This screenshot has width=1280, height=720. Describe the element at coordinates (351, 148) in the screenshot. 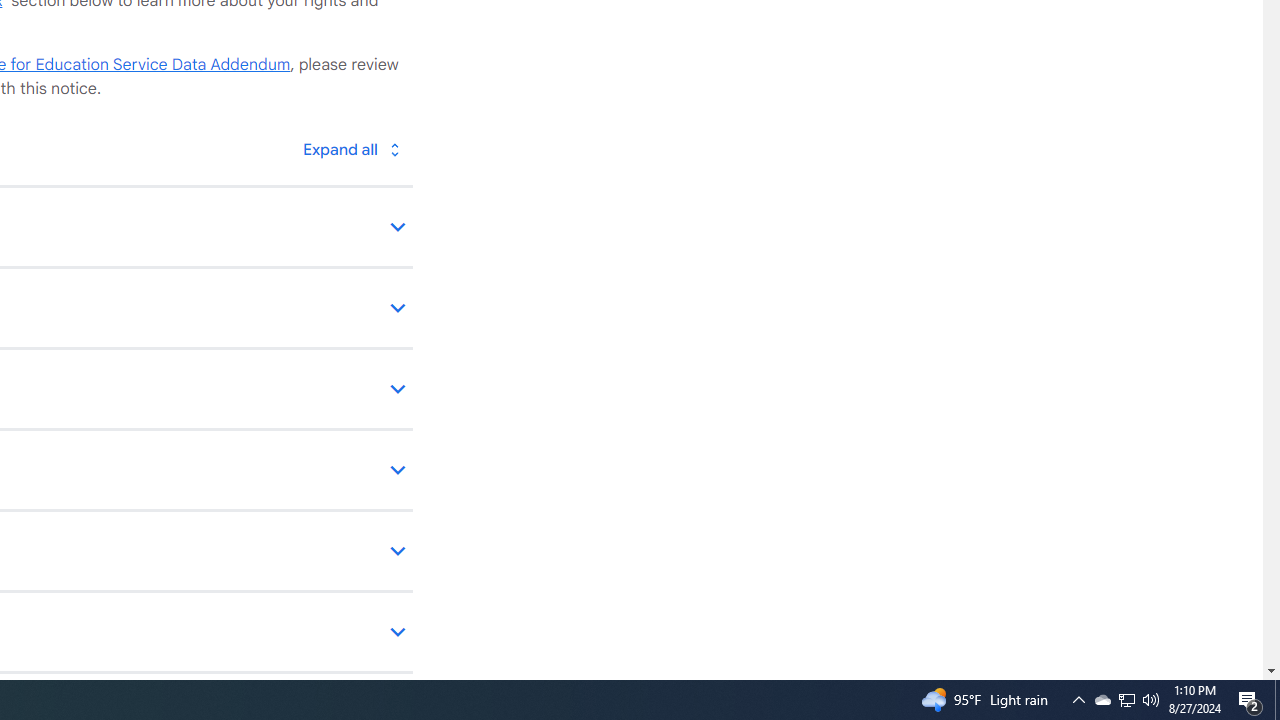

I see `'Toggle all'` at that location.